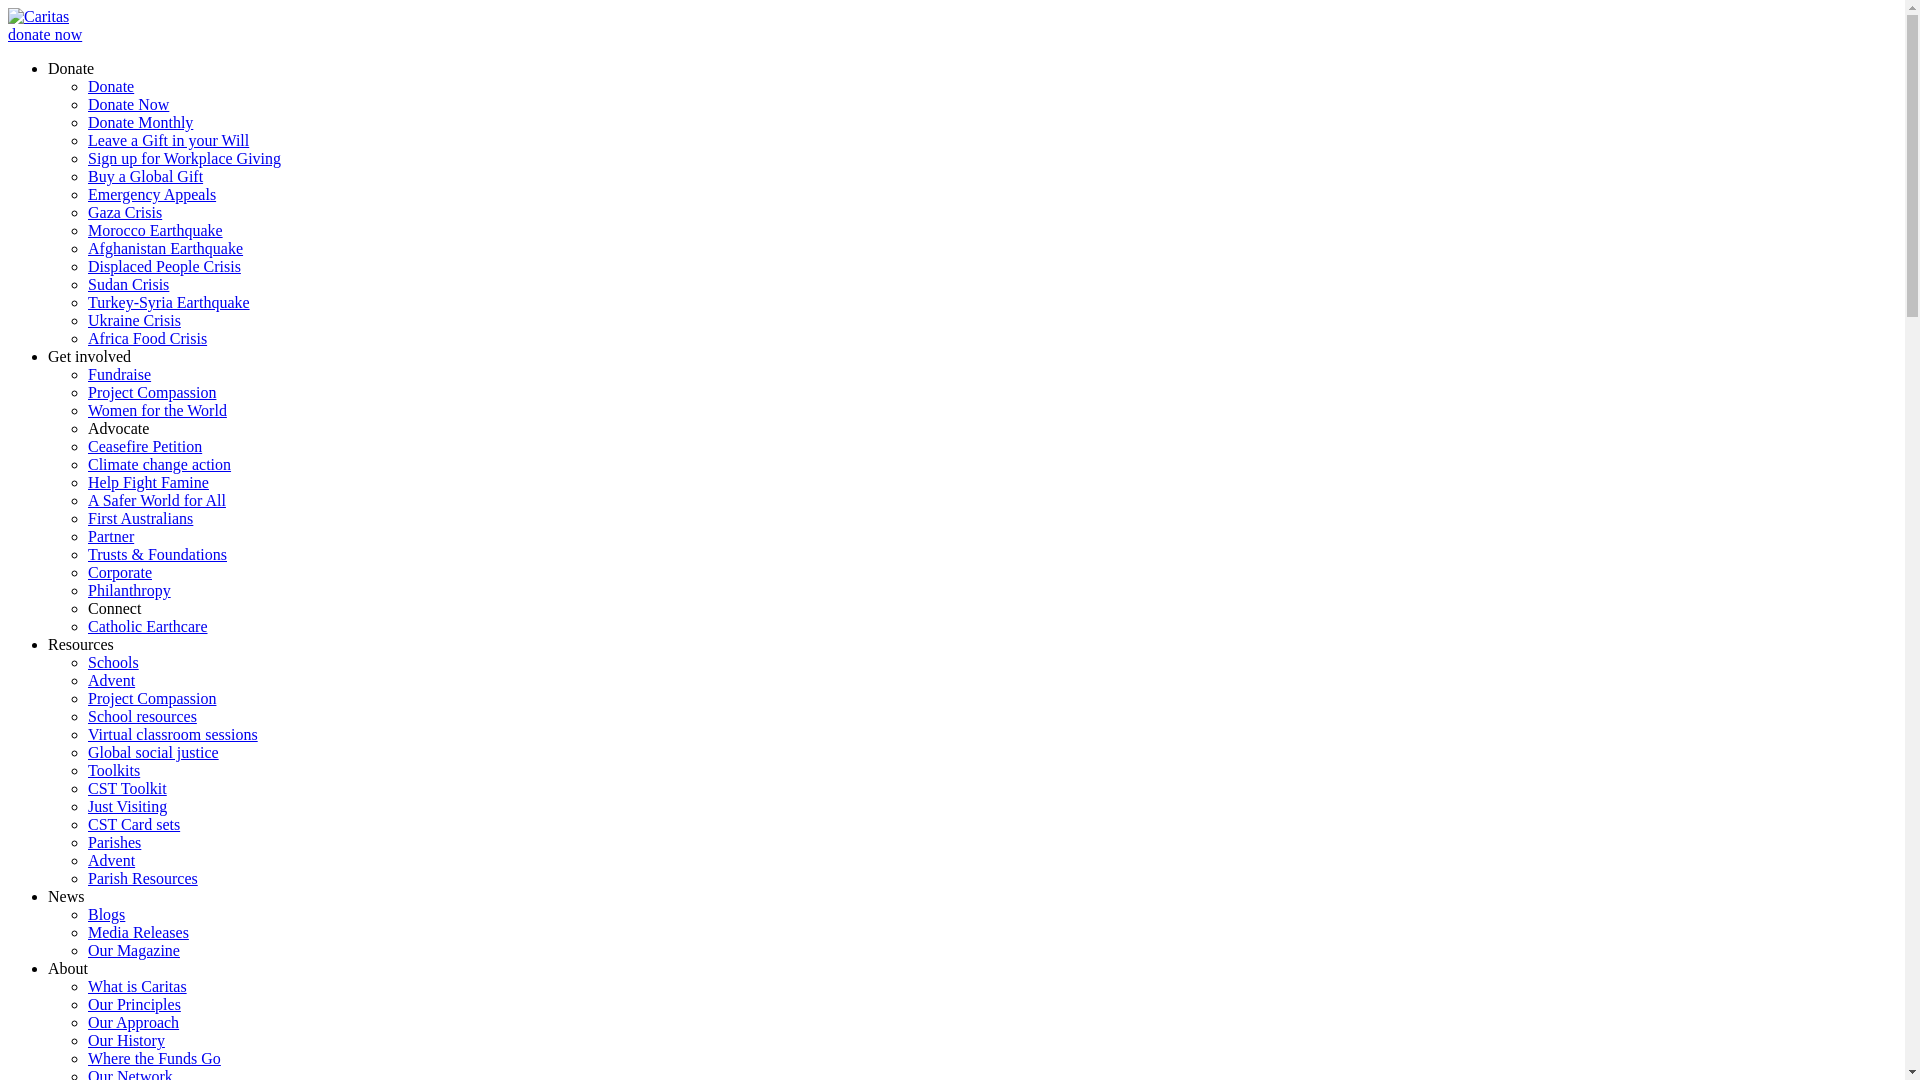 Image resolution: width=1920 pixels, height=1080 pixels. Describe the element at coordinates (126, 805) in the screenshot. I see `'Just Visiting'` at that location.